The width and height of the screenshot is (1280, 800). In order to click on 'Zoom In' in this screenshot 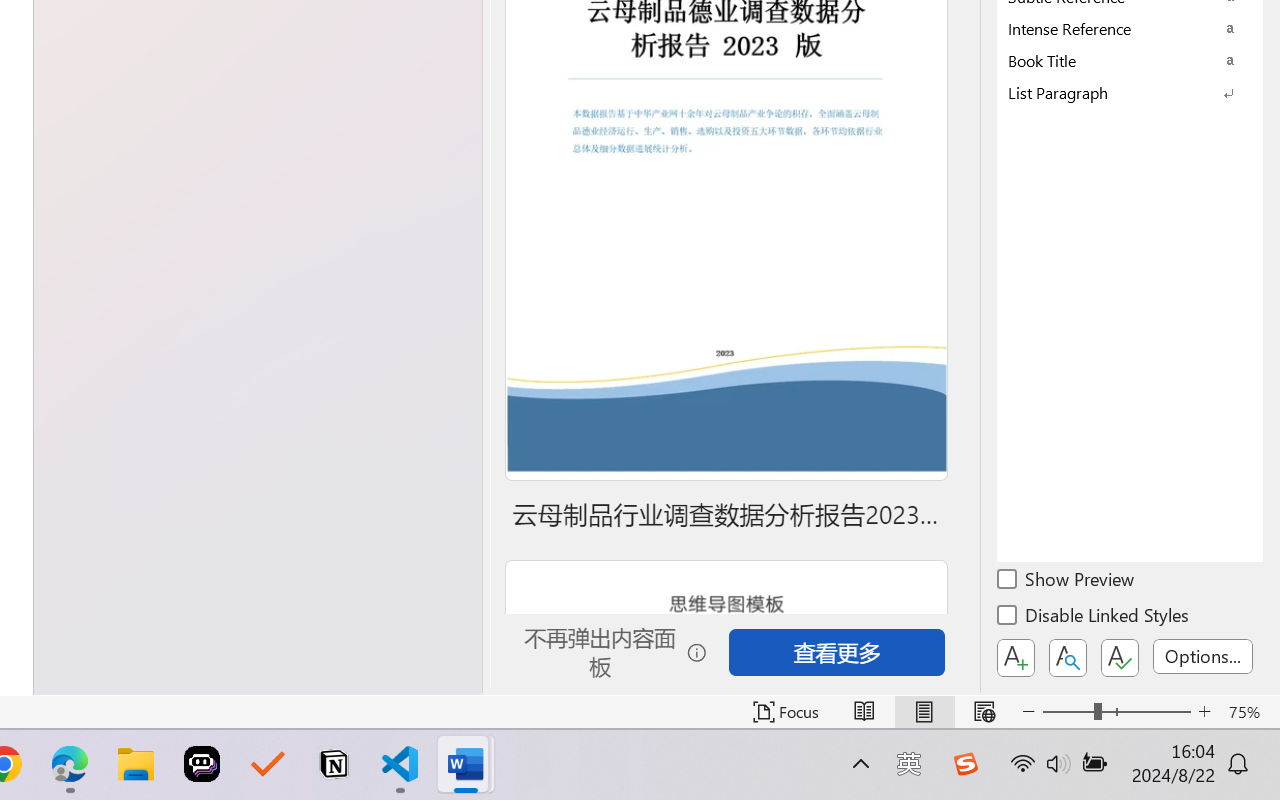, I will do `click(1204, 711)`.